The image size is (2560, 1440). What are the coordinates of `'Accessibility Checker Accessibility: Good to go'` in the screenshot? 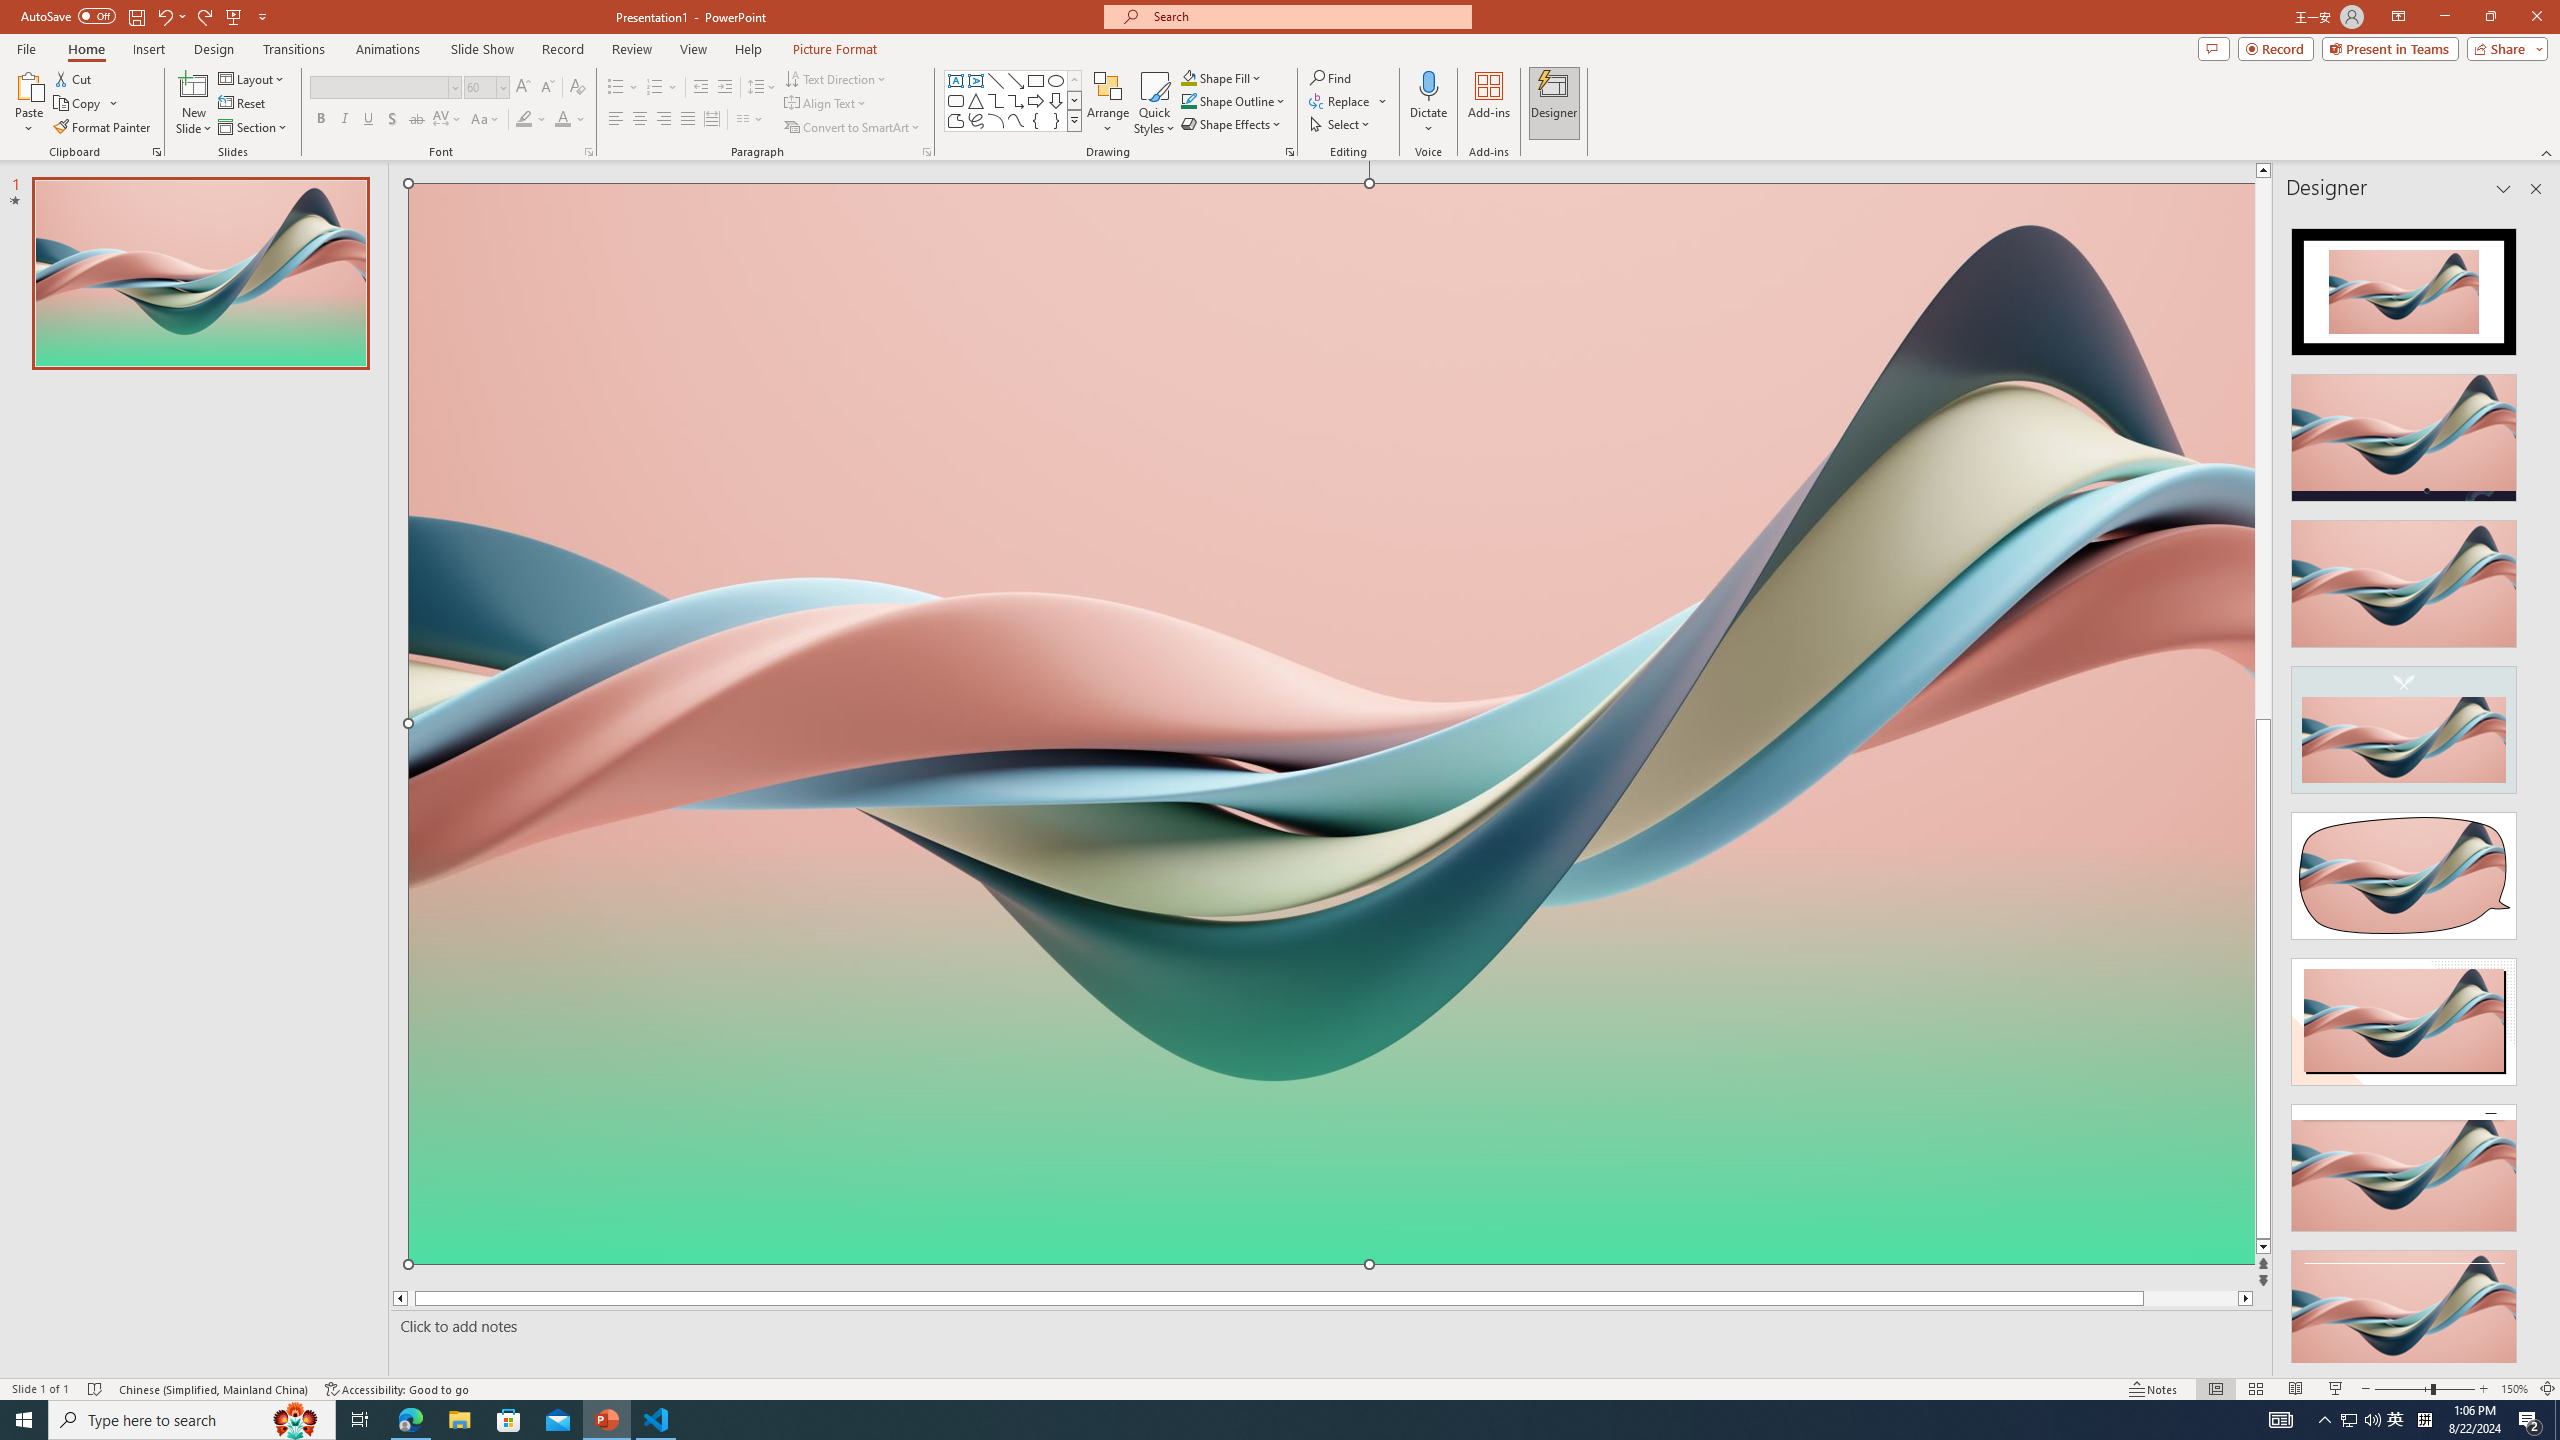 It's located at (398, 1389).